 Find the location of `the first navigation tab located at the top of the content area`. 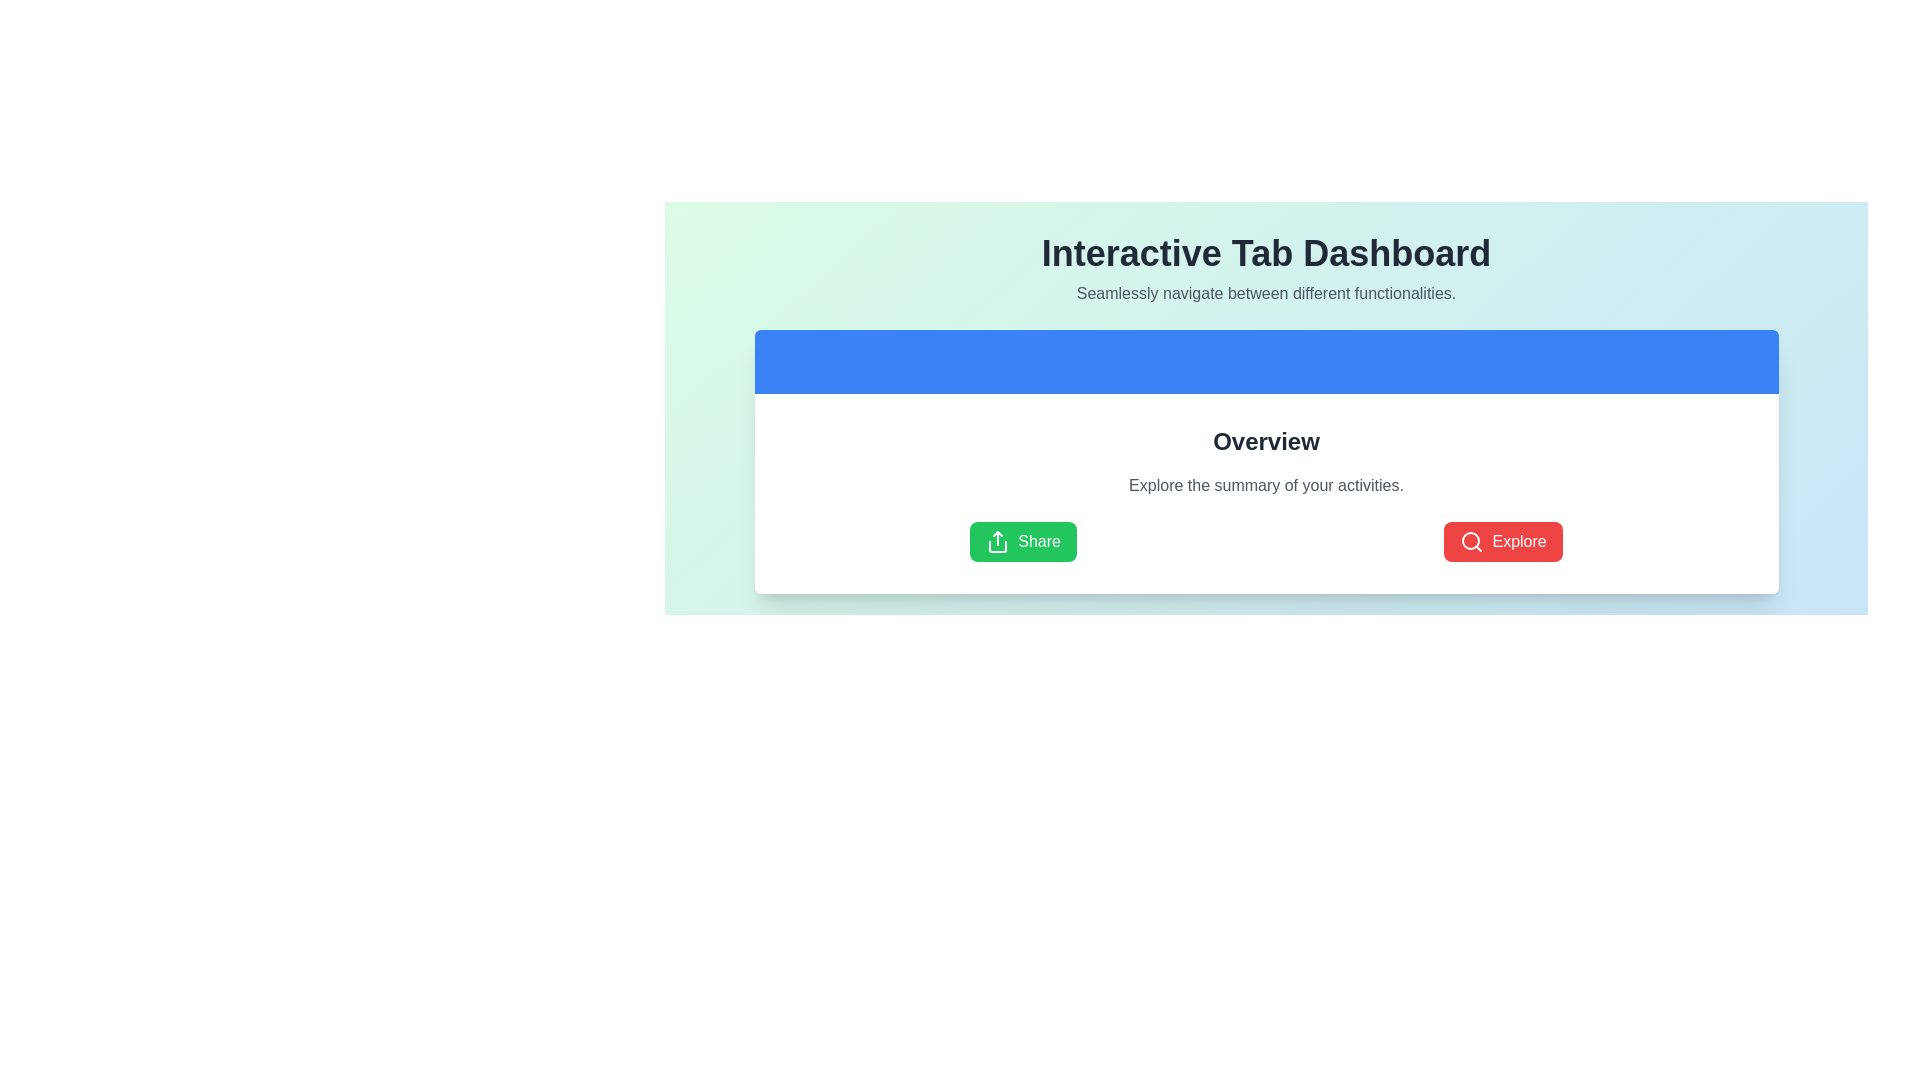

the first navigation tab located at the top of the content area is located at coordinates (881, 362).